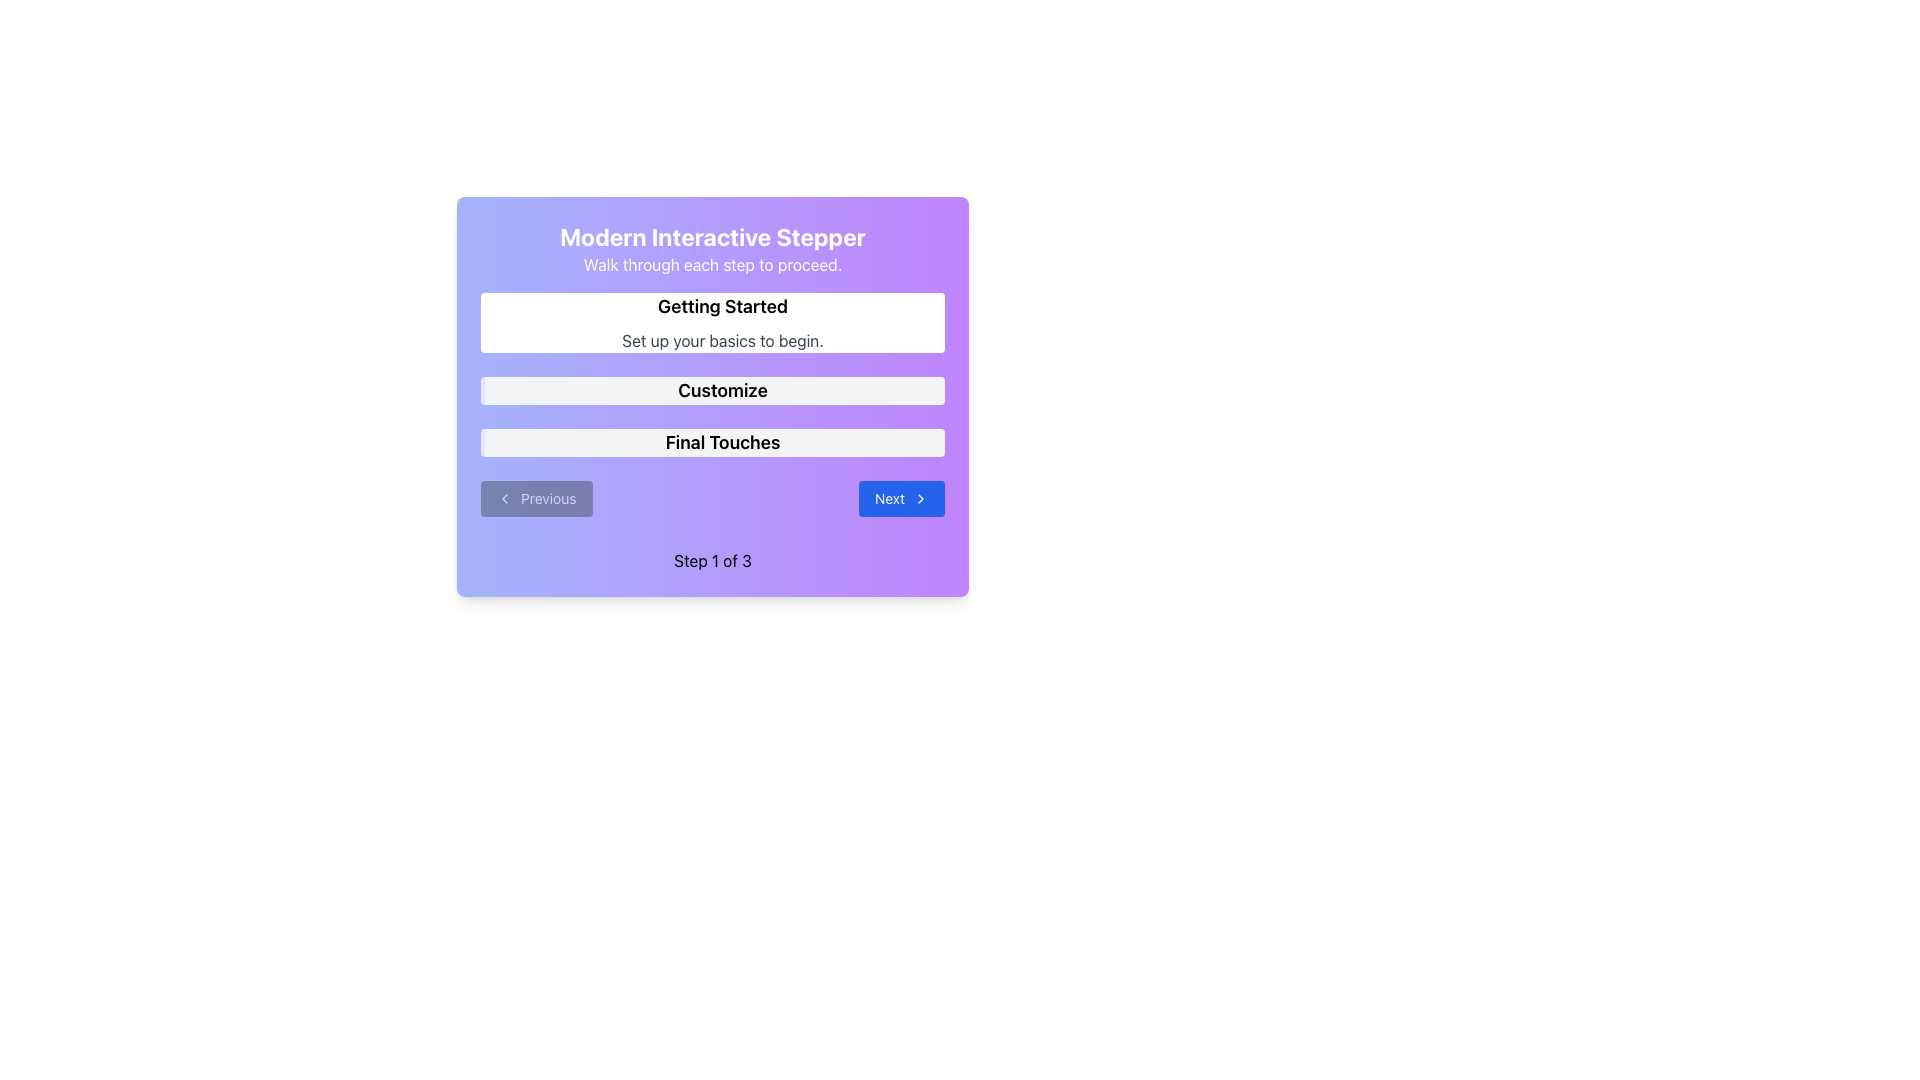 This screenshot has width=1920, height=1080. I want to click on the 'Next' button located at the bottom-right corner of the interface, so click(901, 497).